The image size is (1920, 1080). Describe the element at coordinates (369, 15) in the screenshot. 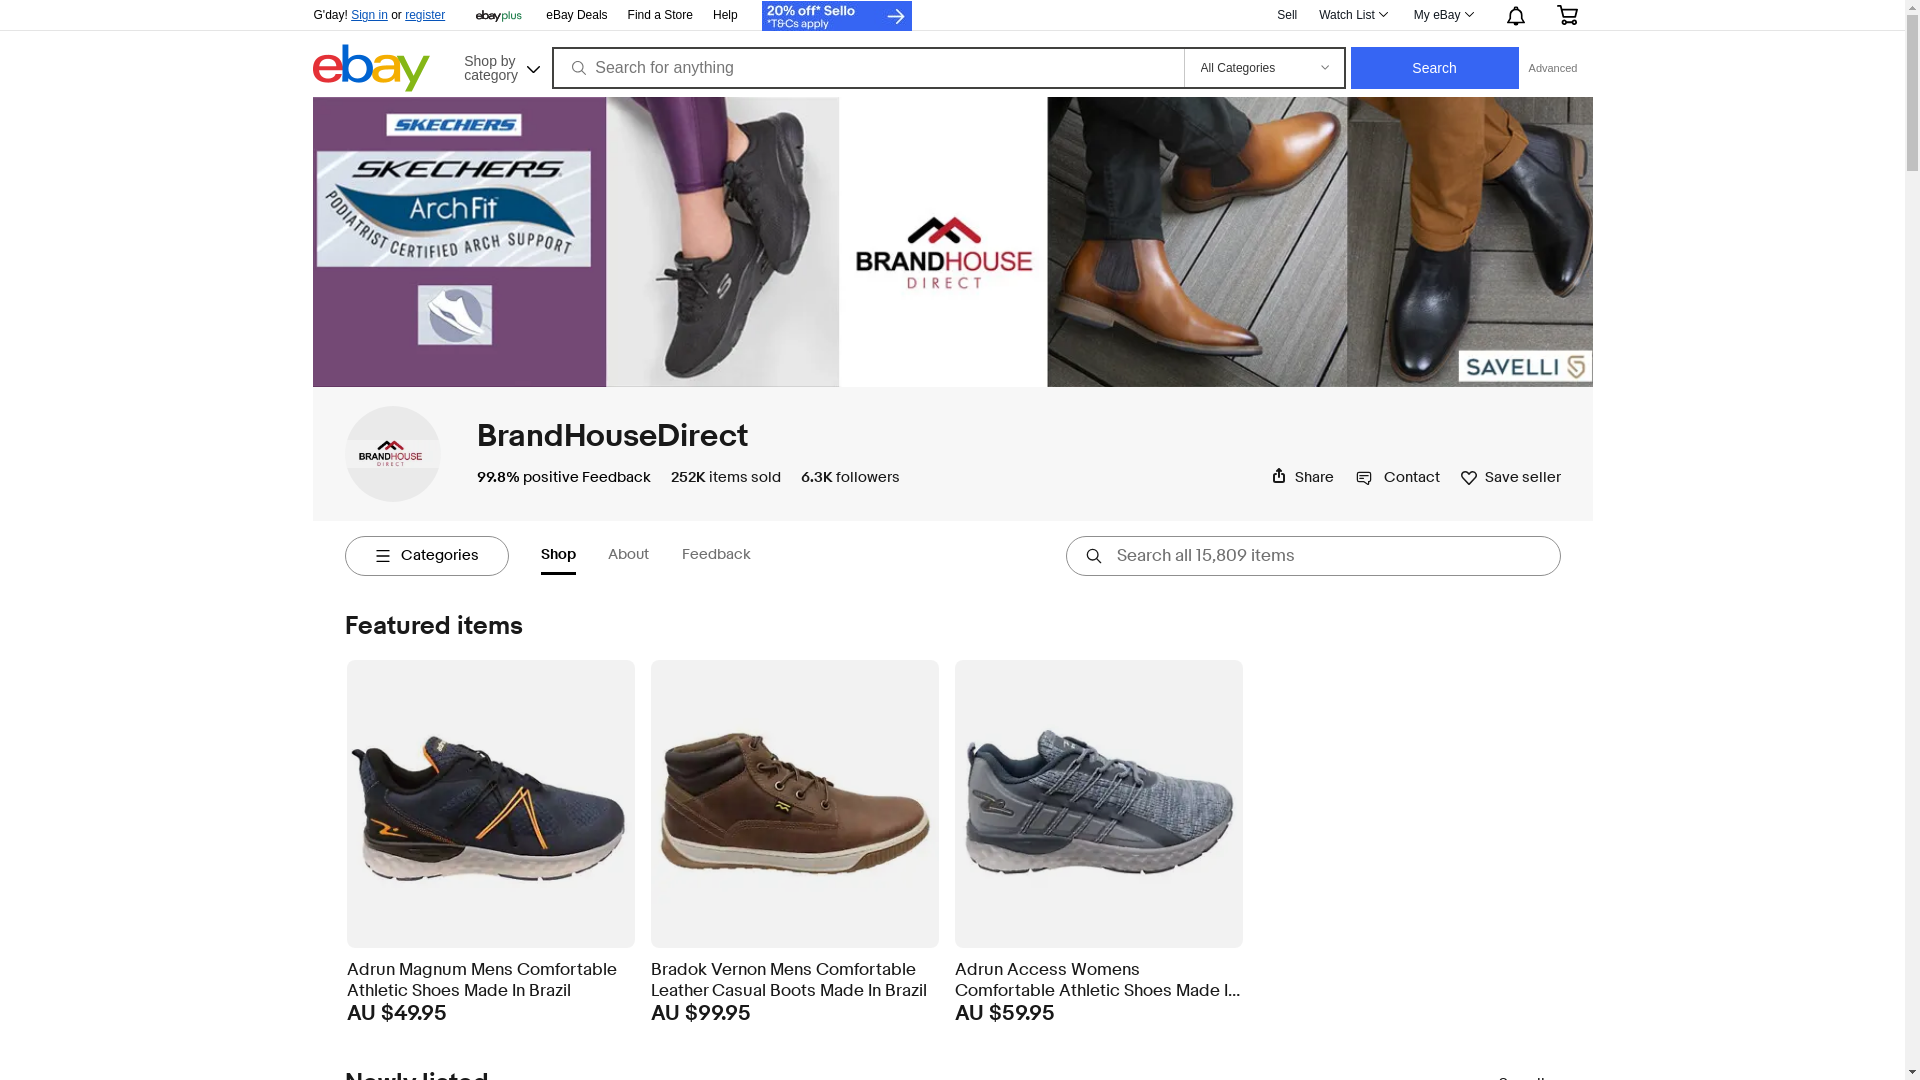

I see `'Sign in'` at that location.